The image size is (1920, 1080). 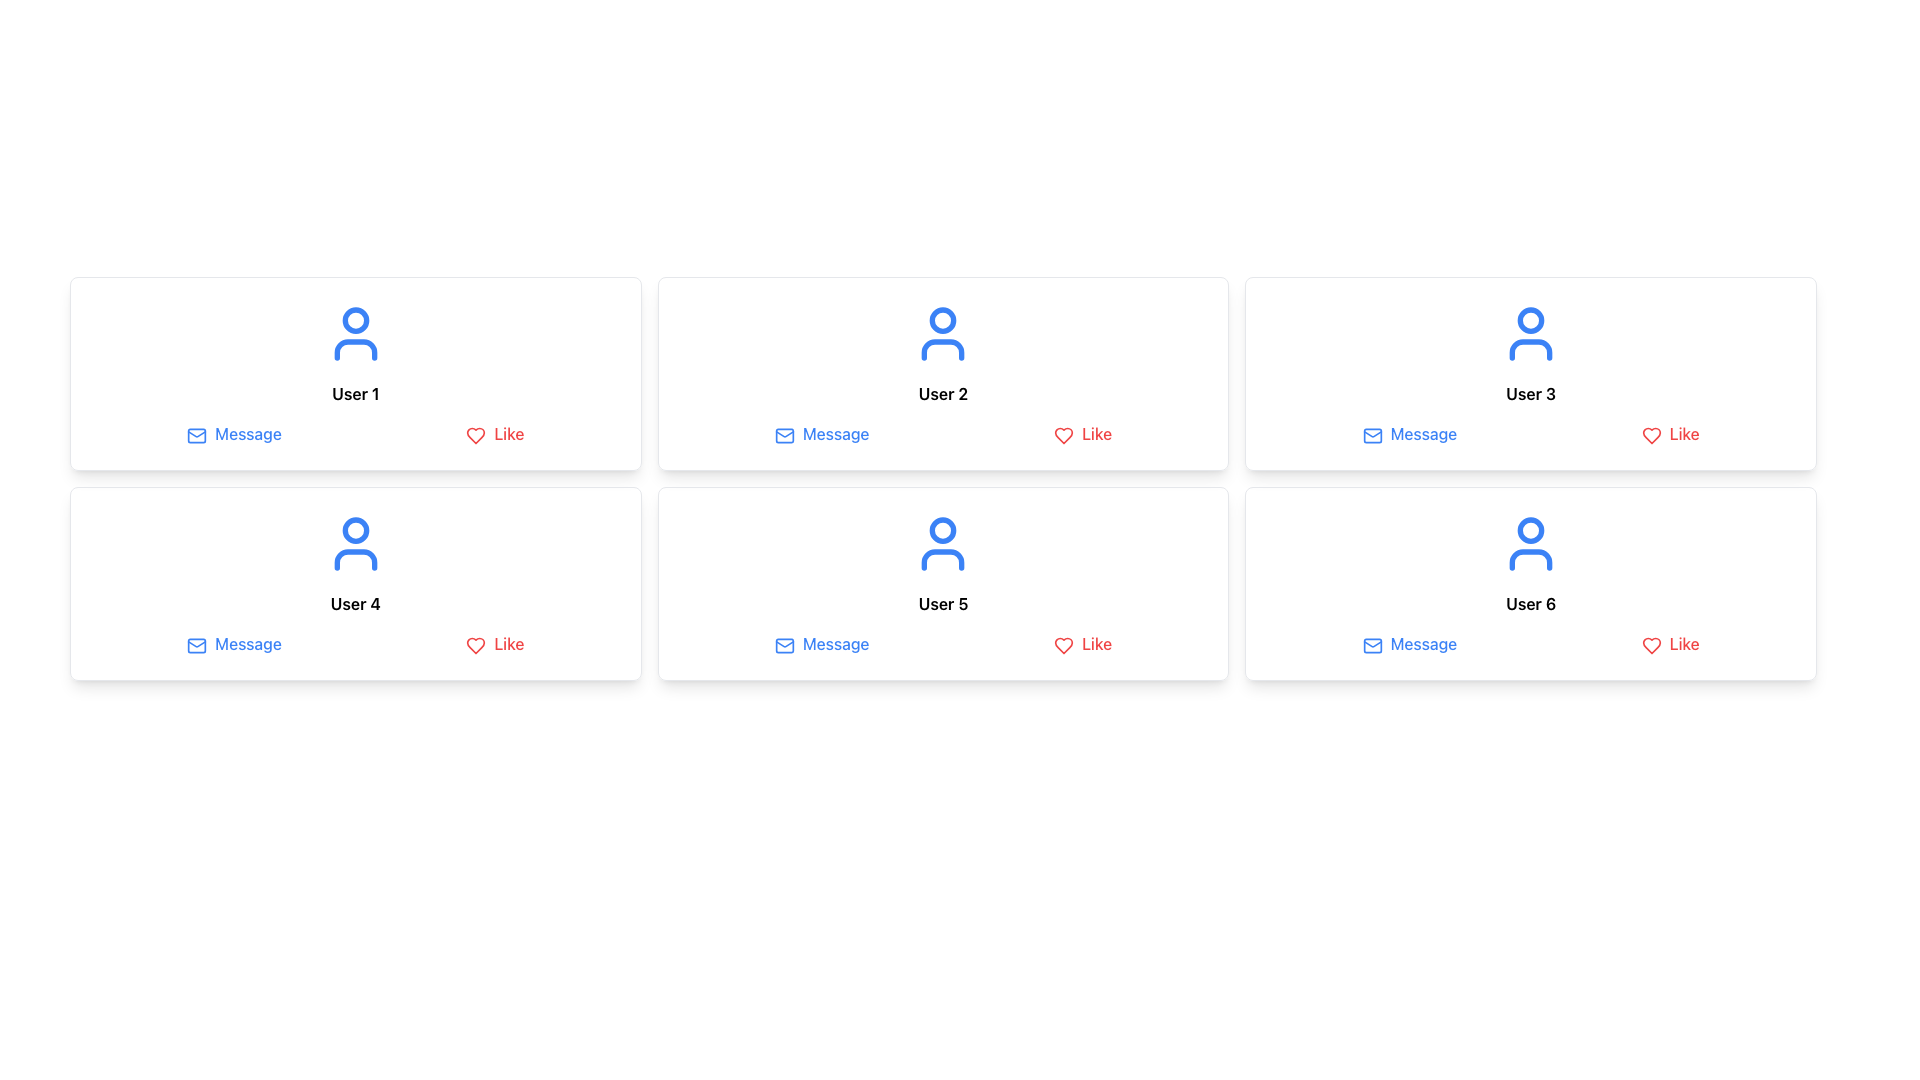 I want to click on the blue user icon located at the top-center of the 'User 3' card, which has a circular head and a rounded rectangular body, so click(x=1530, y=333).